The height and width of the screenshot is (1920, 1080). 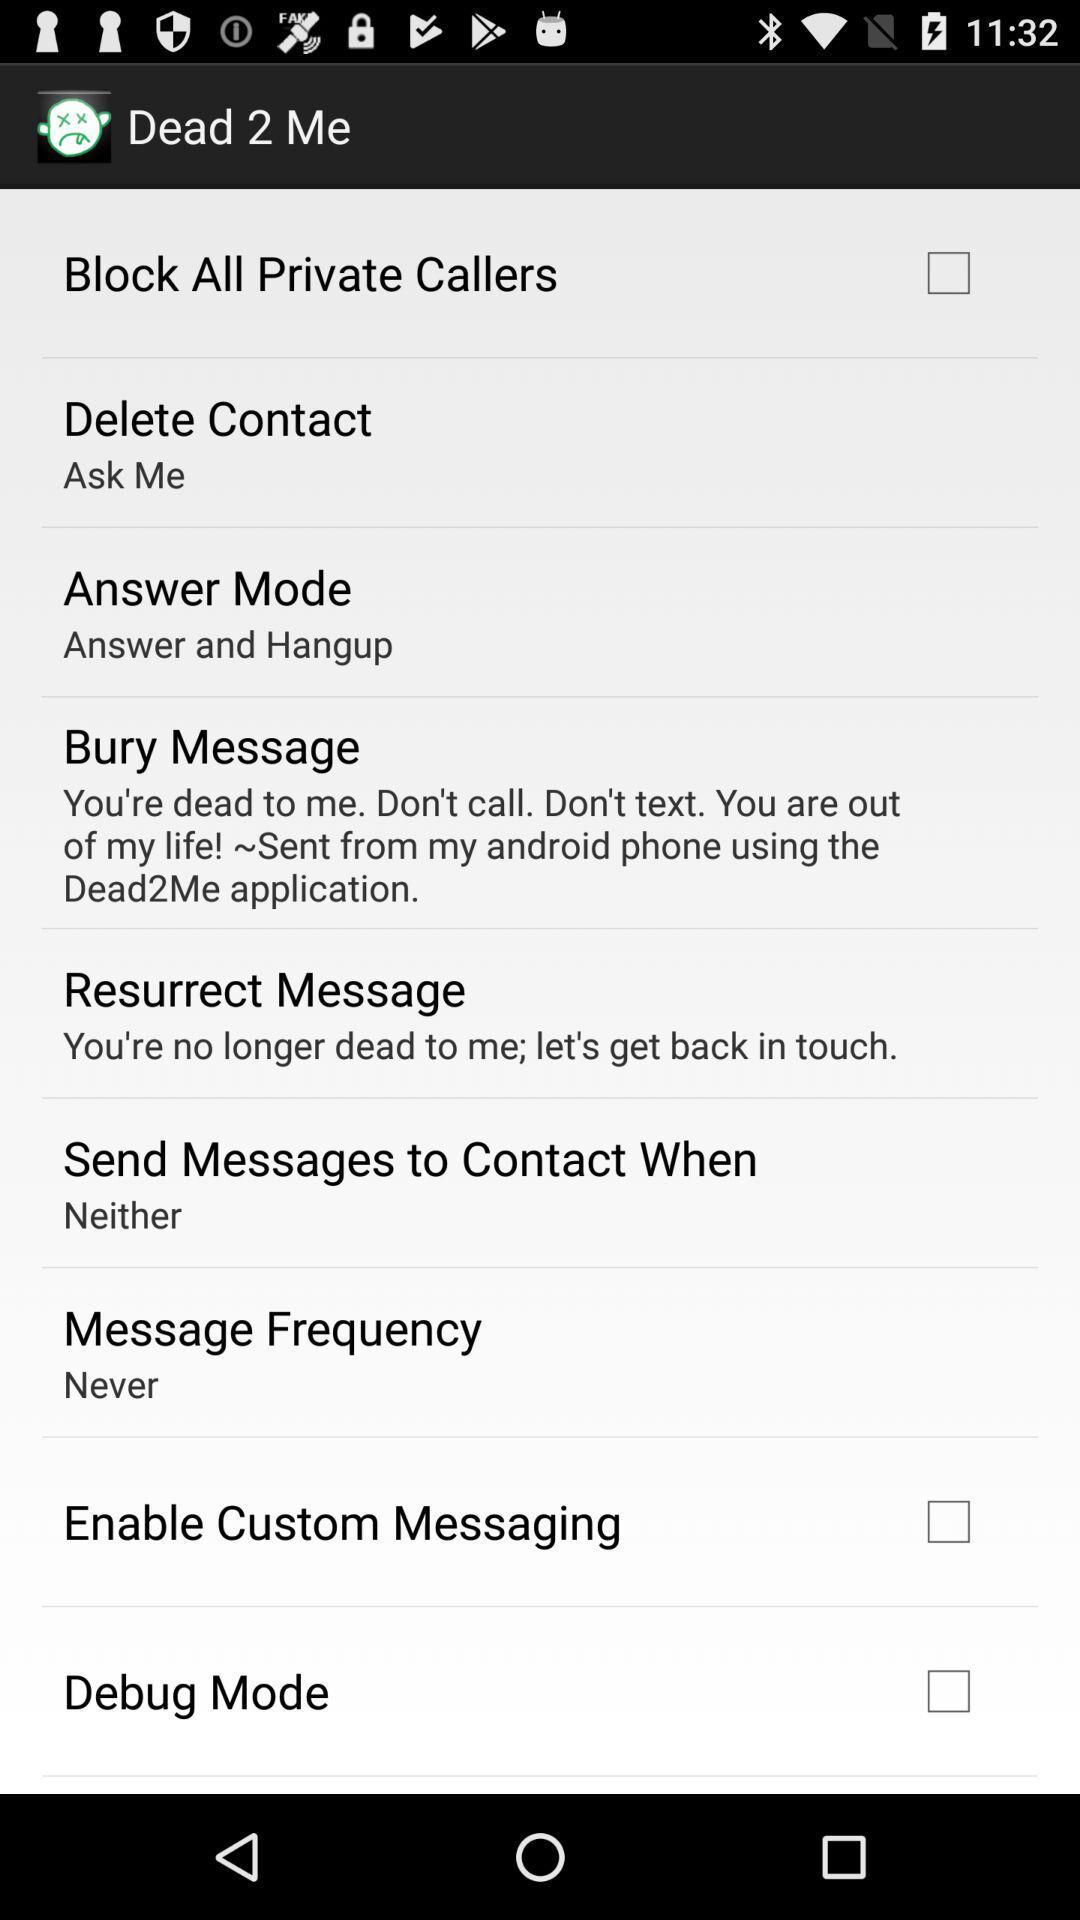 I want to click on app above the neither icon, so click(x=409, y=1157).